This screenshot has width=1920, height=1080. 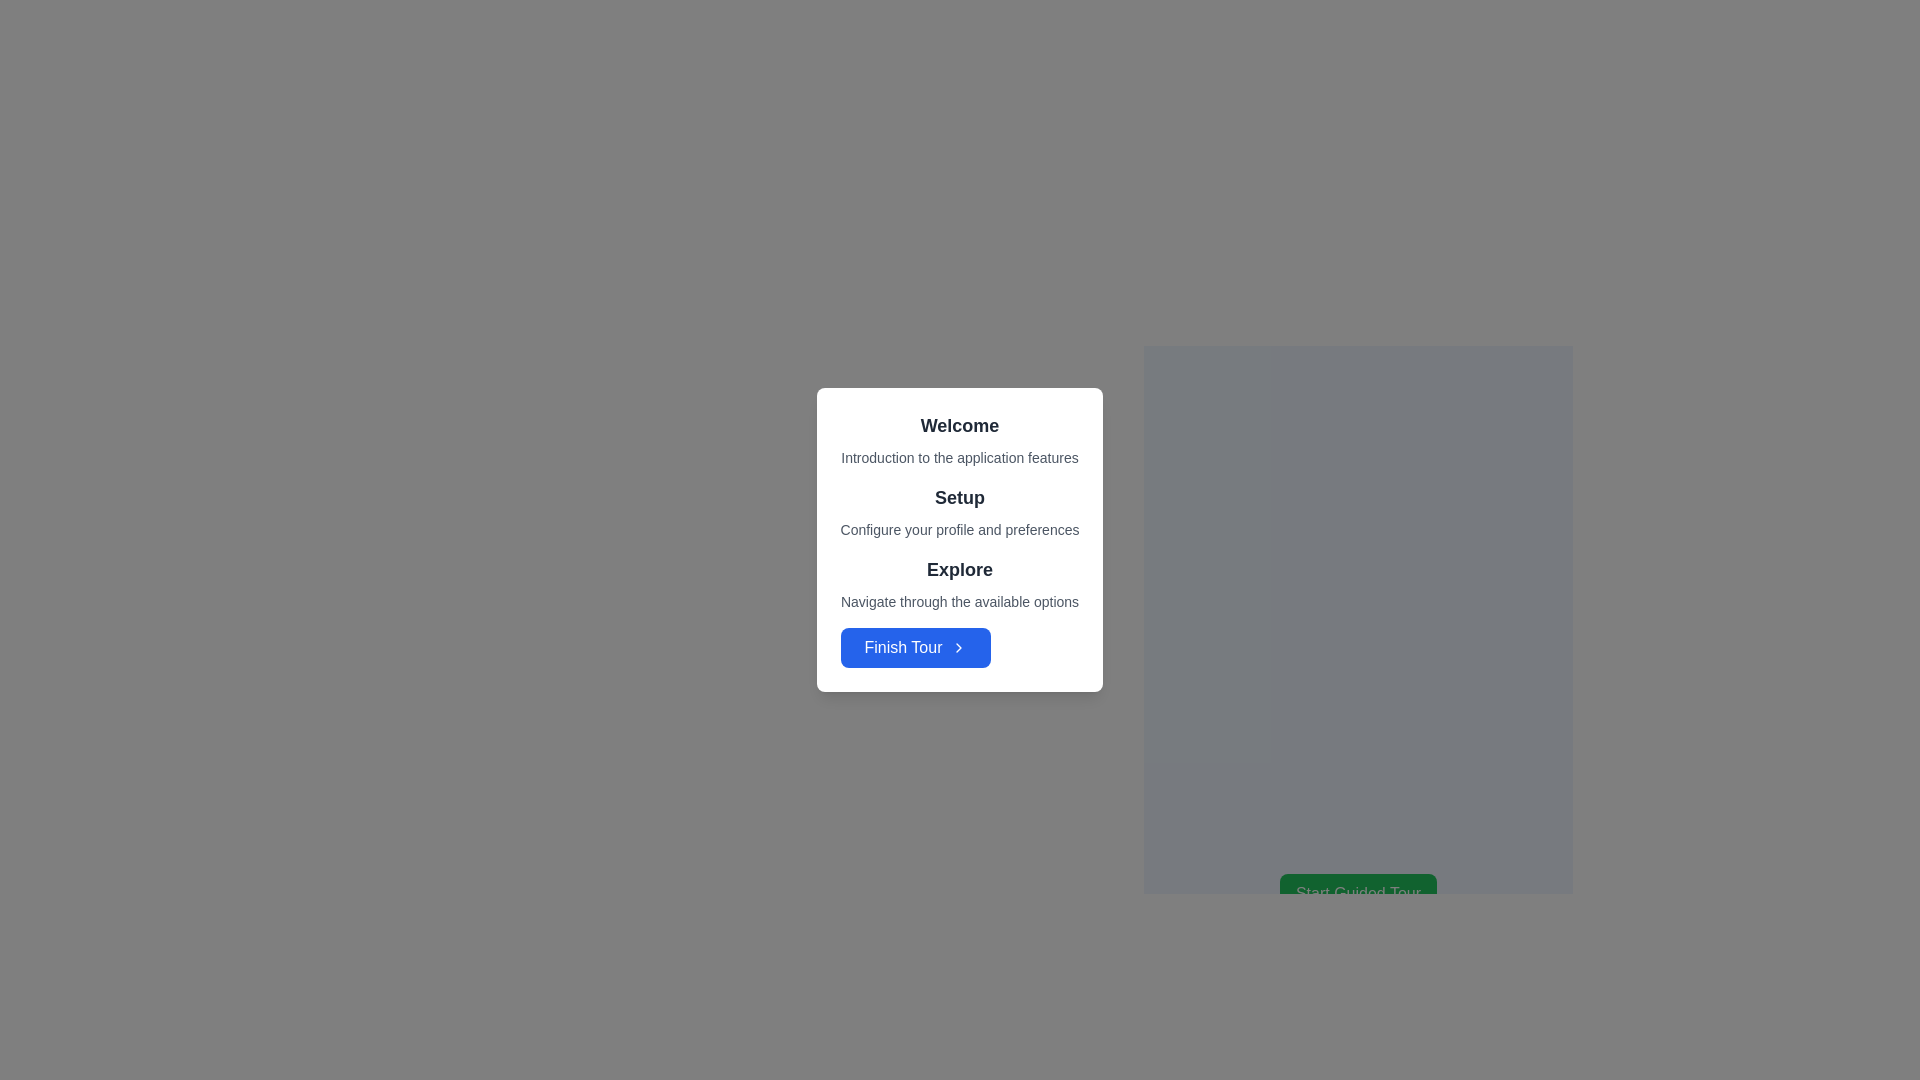 What do you see at coordinates (960, 511) in the screenshot?
I see `information displayed in the 'Setup' step description, which provides guidance on configuring the user's profile and preferences` at bounding box center [960, 511].